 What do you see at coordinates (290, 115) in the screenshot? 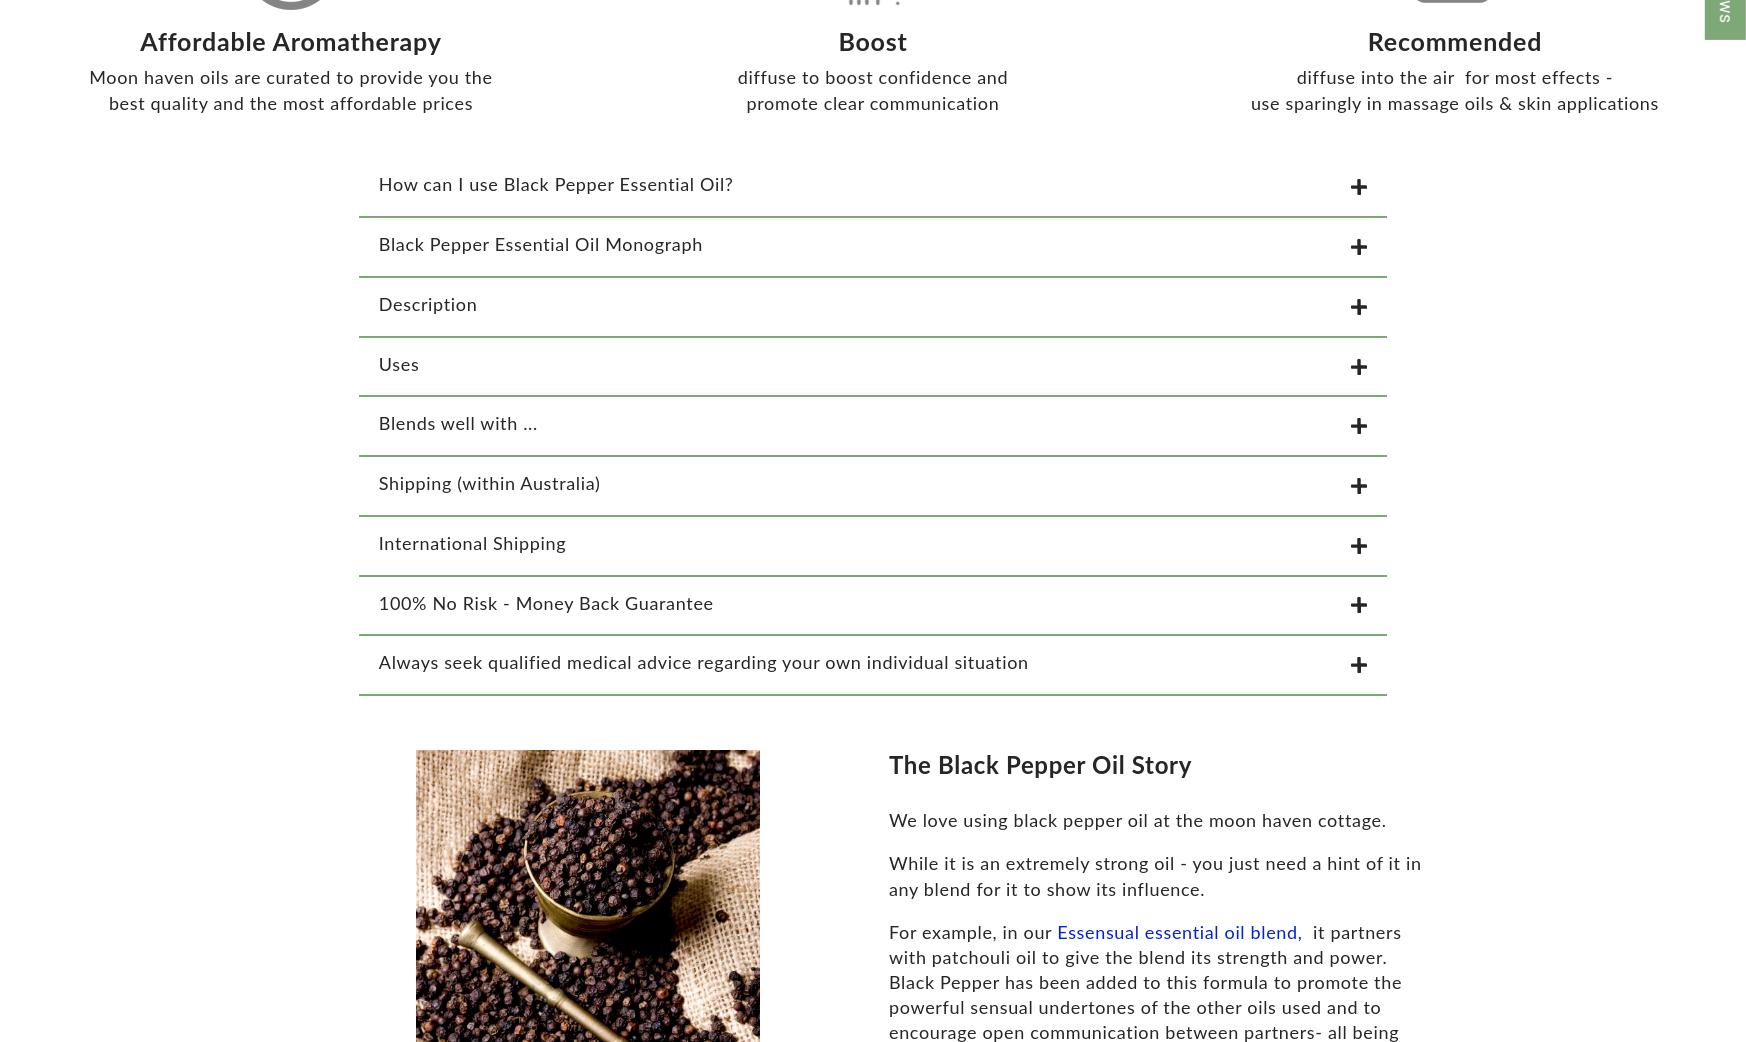
I see `'best quality and the most affordable prices'` at bounding box center [290, 115].